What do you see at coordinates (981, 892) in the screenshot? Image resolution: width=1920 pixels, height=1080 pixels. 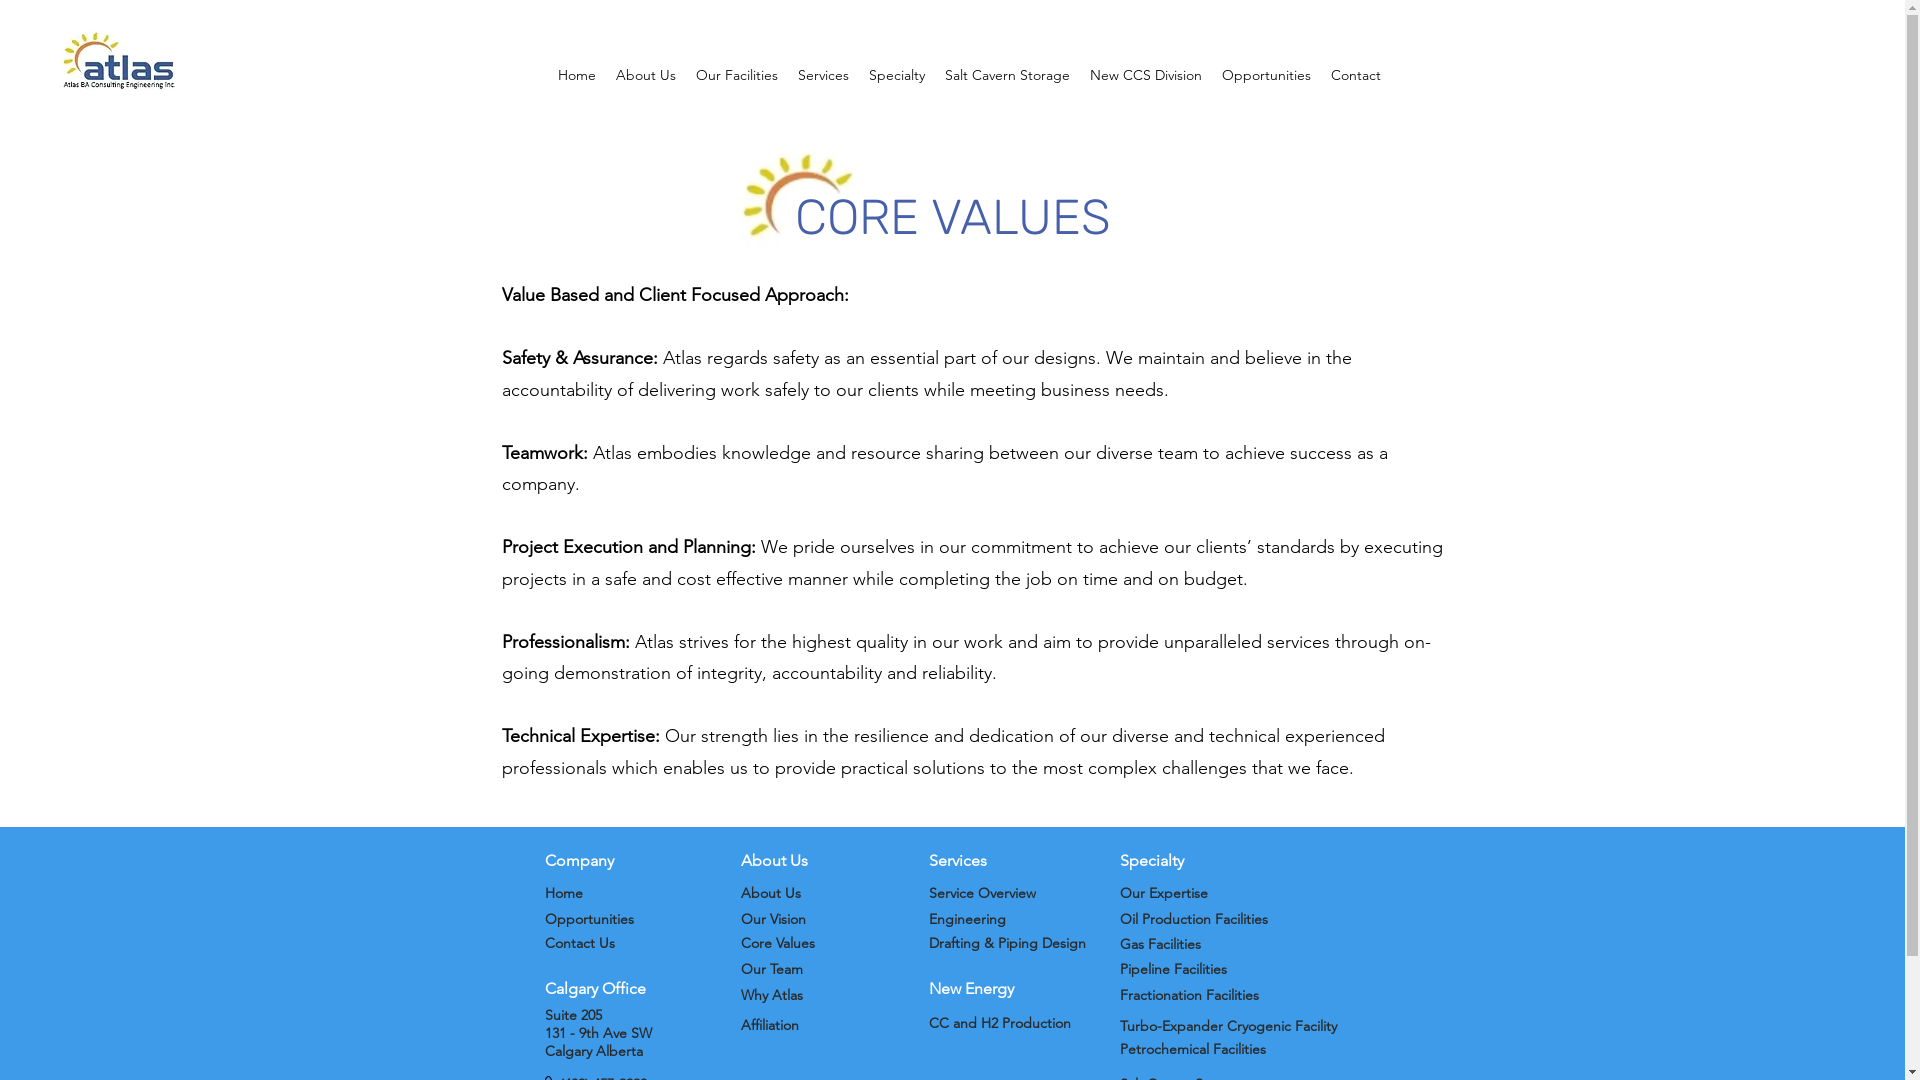 I see `'Service Overview'` at bounding box center [981, 892].